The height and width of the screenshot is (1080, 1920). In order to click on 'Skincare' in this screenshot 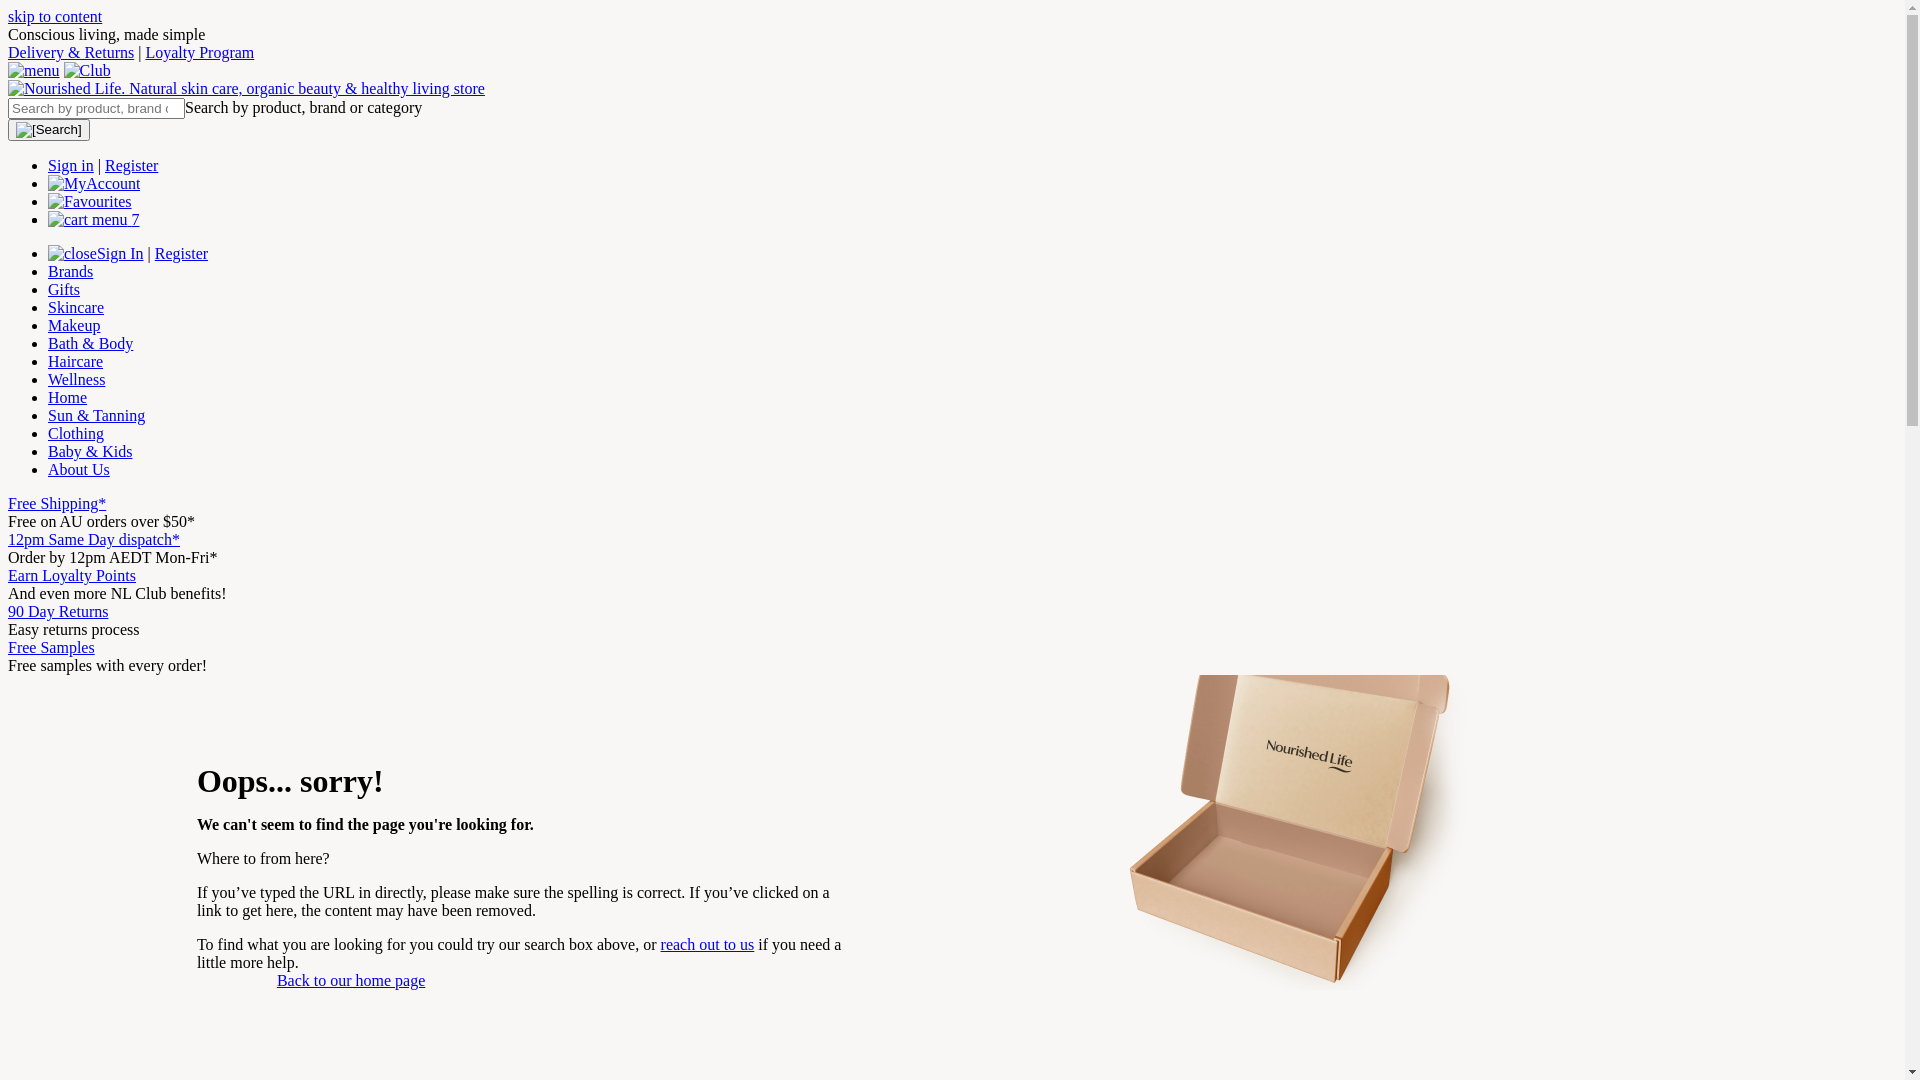, I will do `click(76, 307)`.